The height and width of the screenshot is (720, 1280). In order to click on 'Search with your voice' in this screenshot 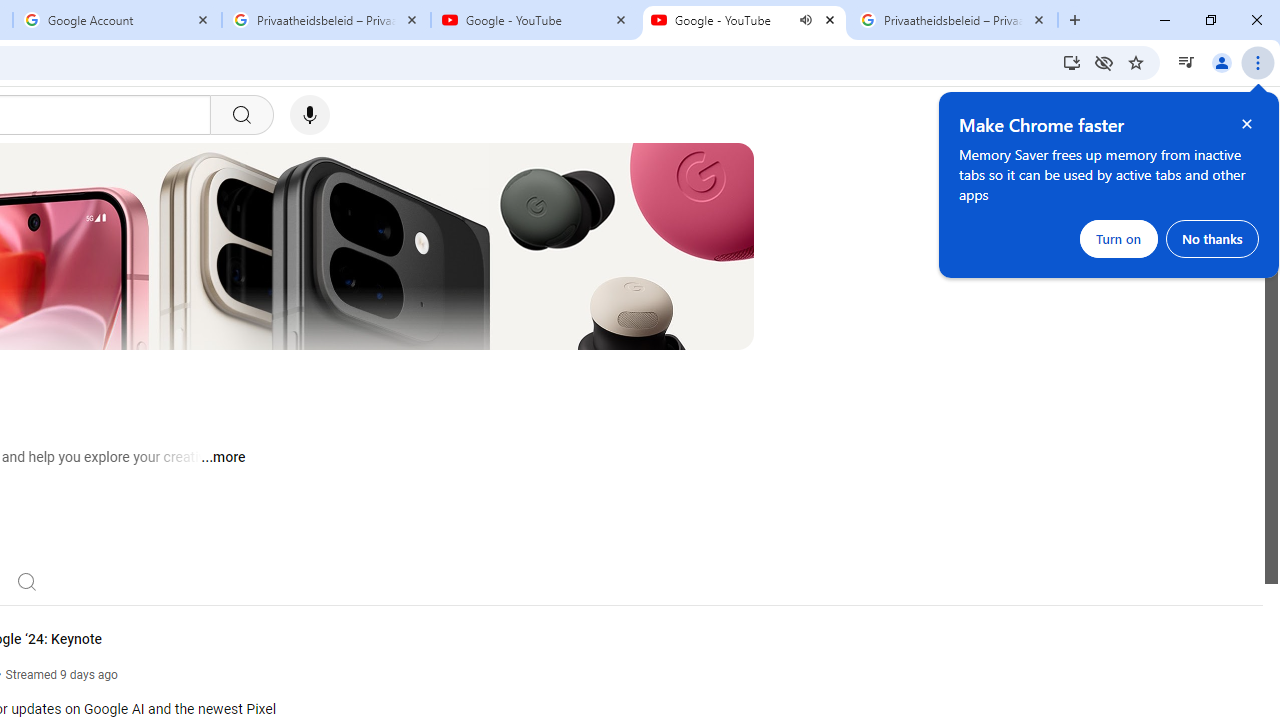, I will do `click(308, 115)`.